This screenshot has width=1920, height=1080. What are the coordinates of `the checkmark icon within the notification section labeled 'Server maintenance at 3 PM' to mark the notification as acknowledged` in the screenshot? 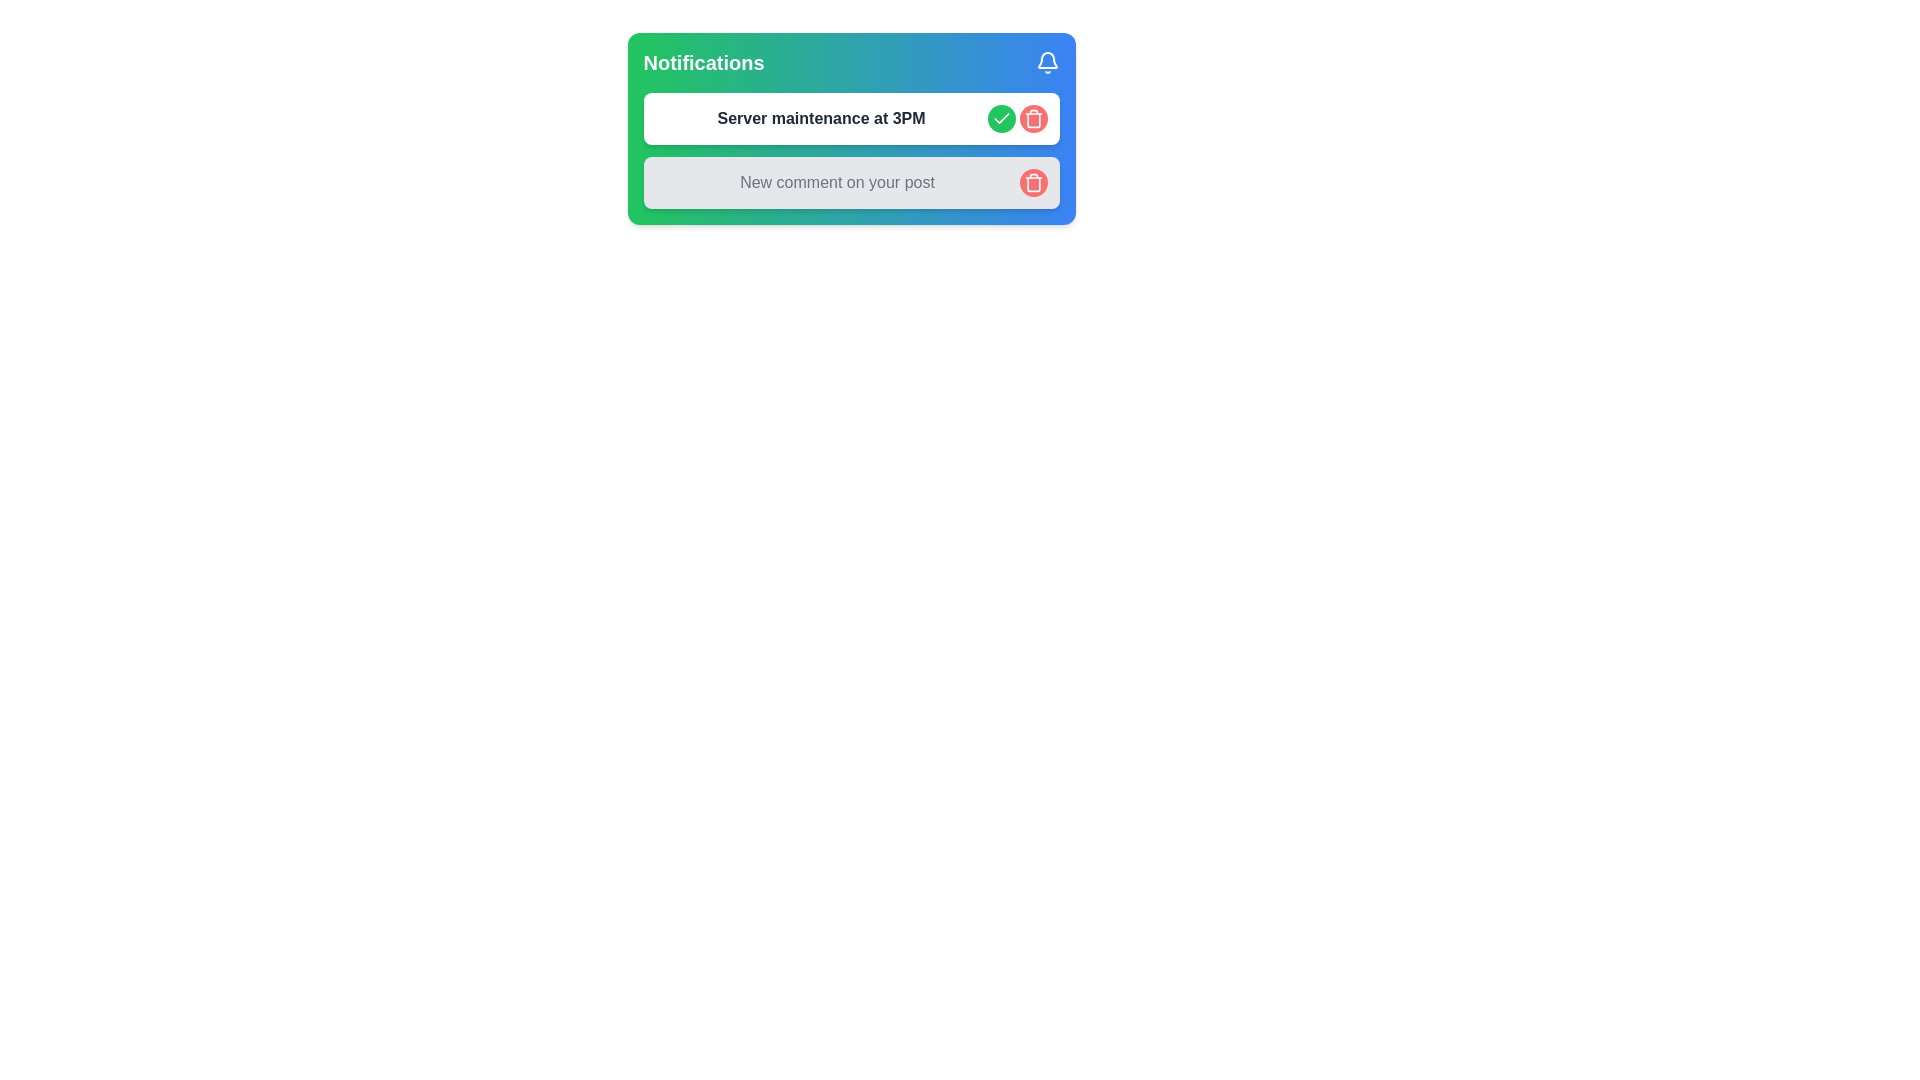 It's located at (1001, 118).